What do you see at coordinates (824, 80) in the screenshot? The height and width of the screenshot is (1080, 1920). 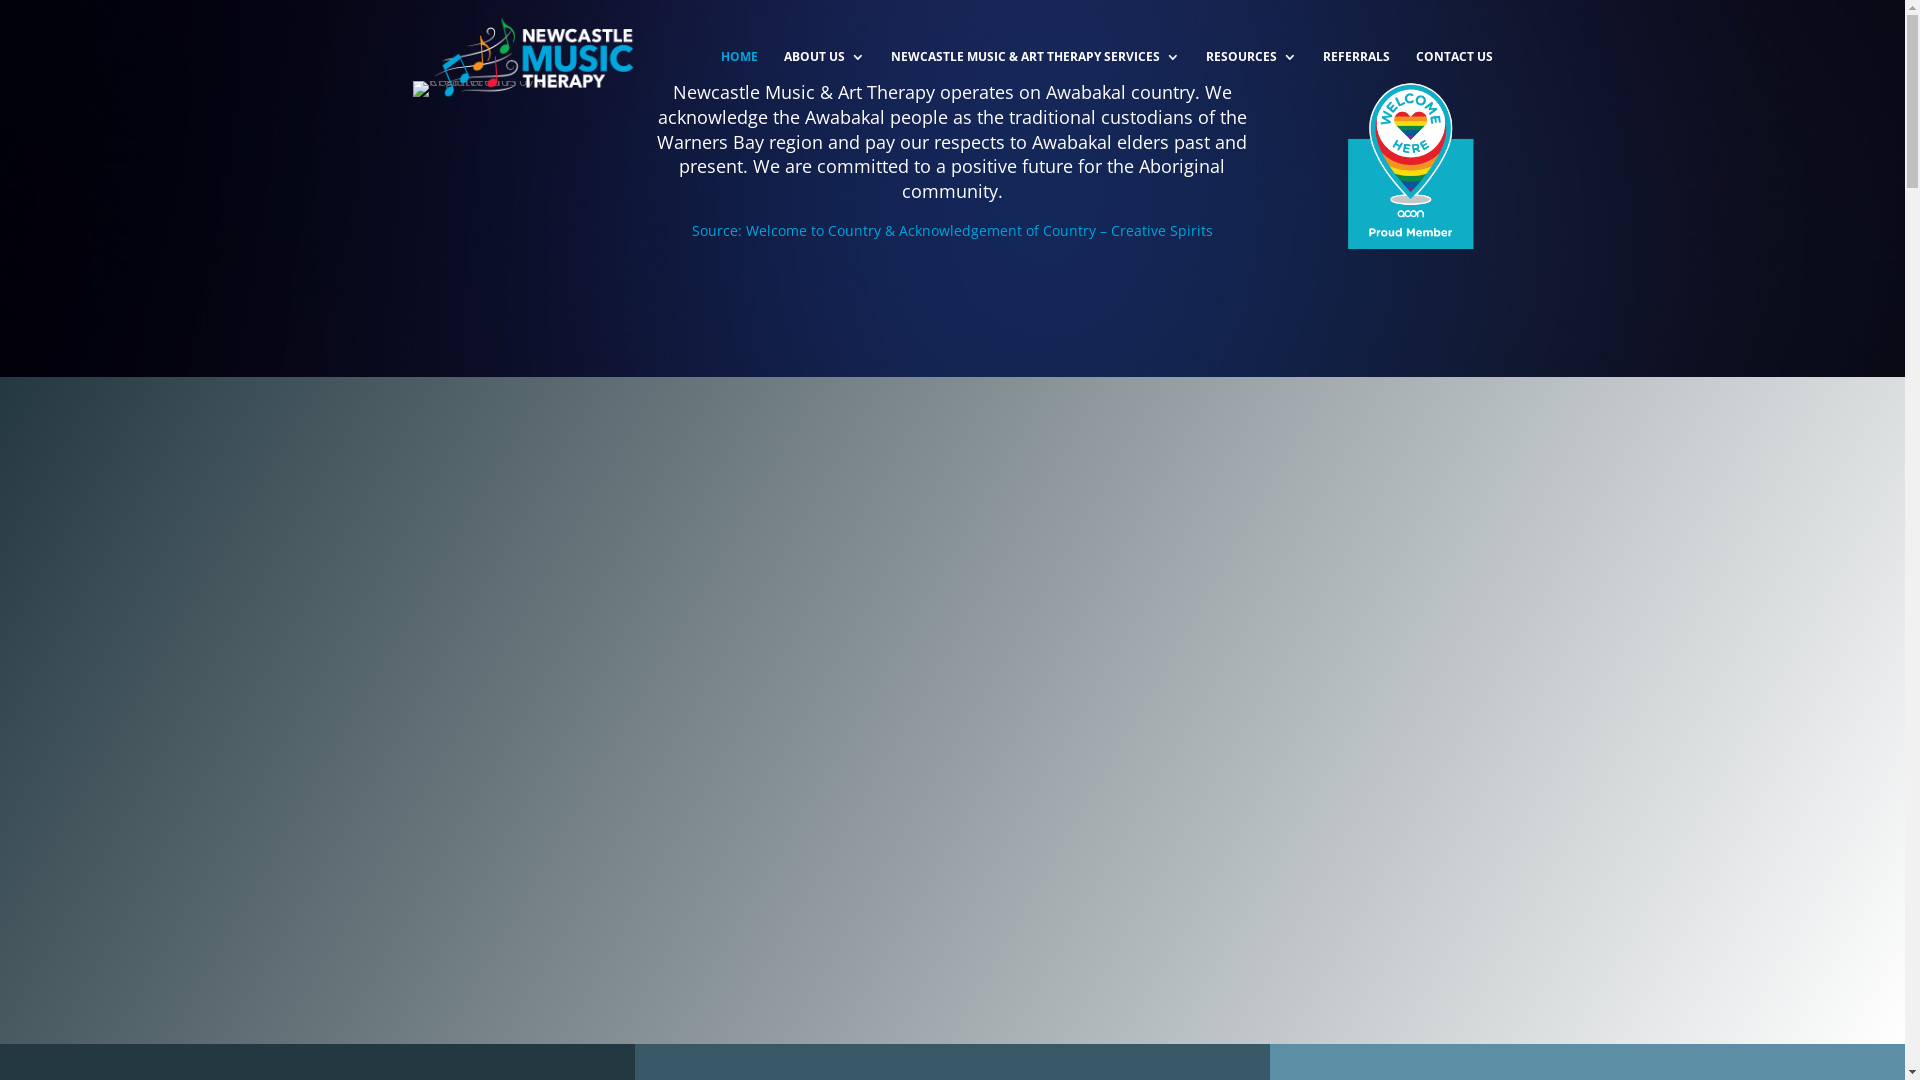 I see `'ABOUT US'` at bounding box center [824, 80].